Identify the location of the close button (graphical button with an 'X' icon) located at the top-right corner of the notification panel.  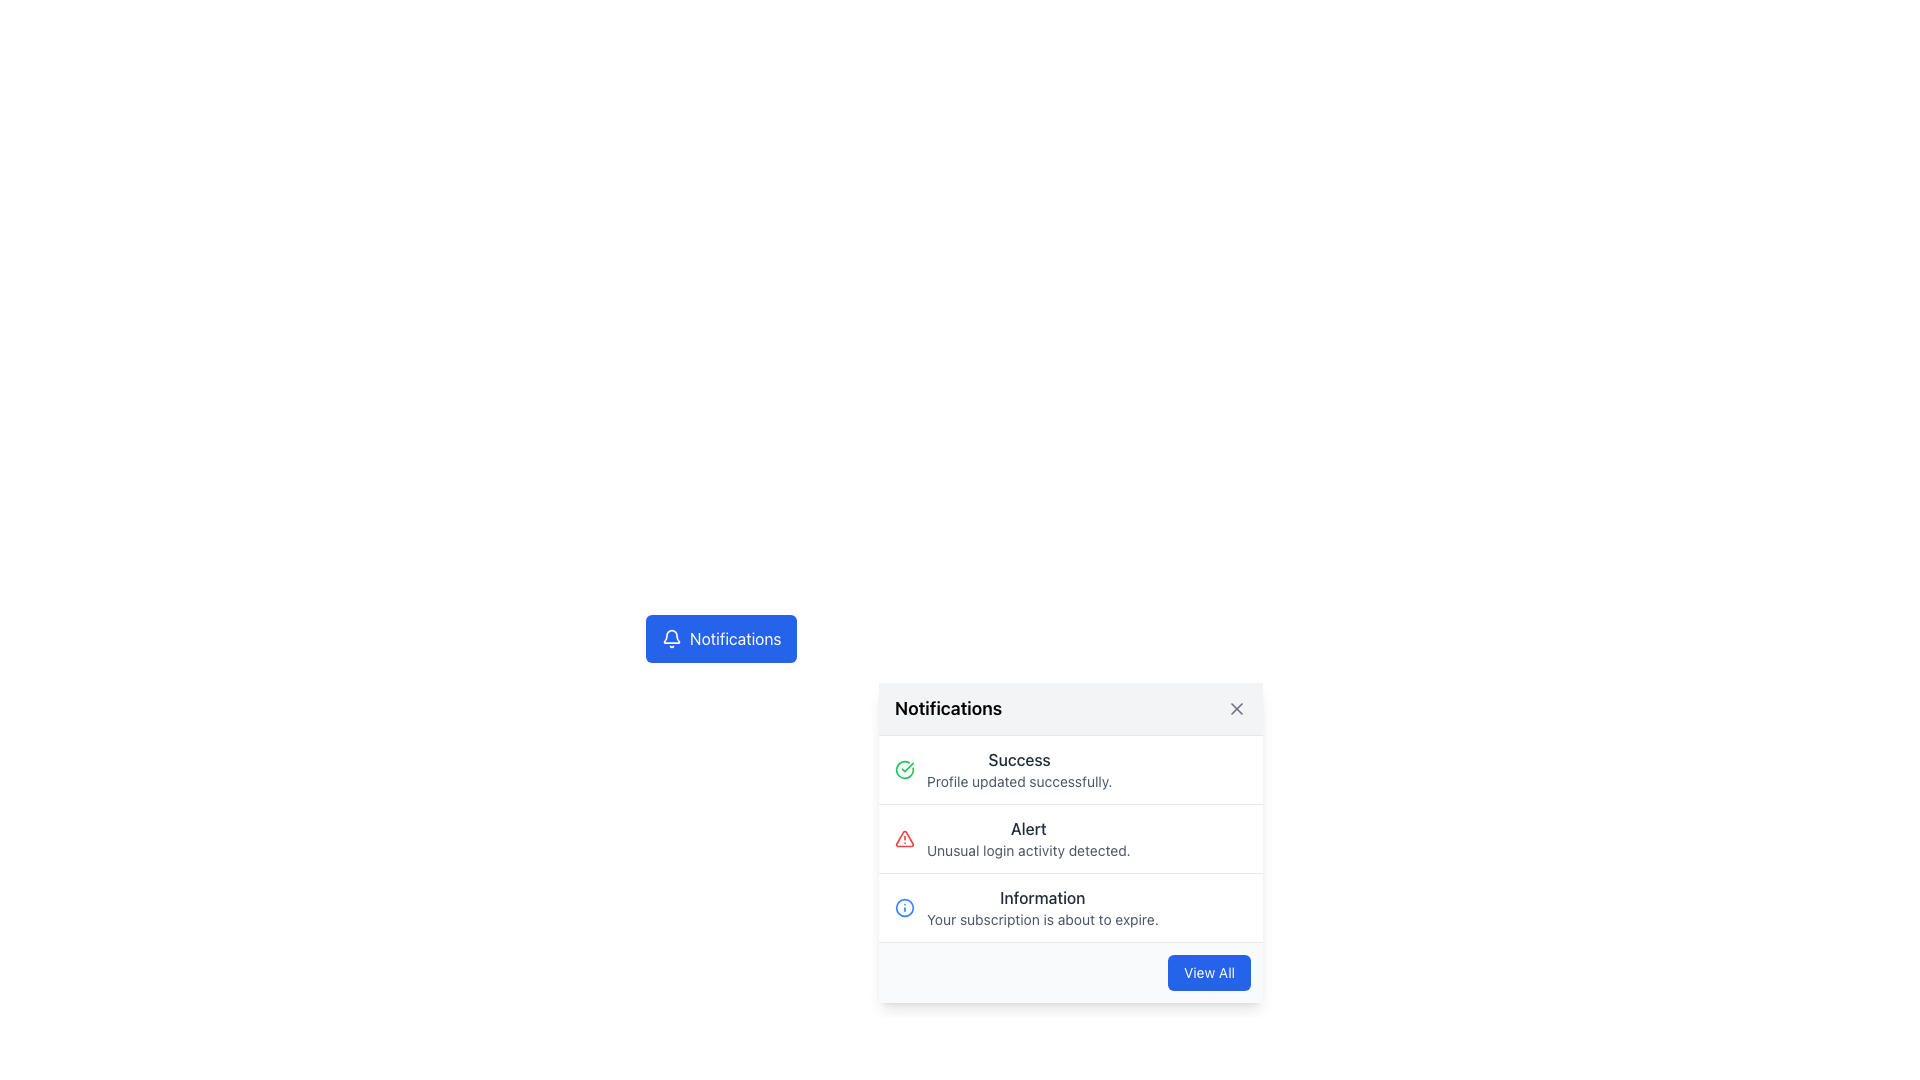
(1236, 708).